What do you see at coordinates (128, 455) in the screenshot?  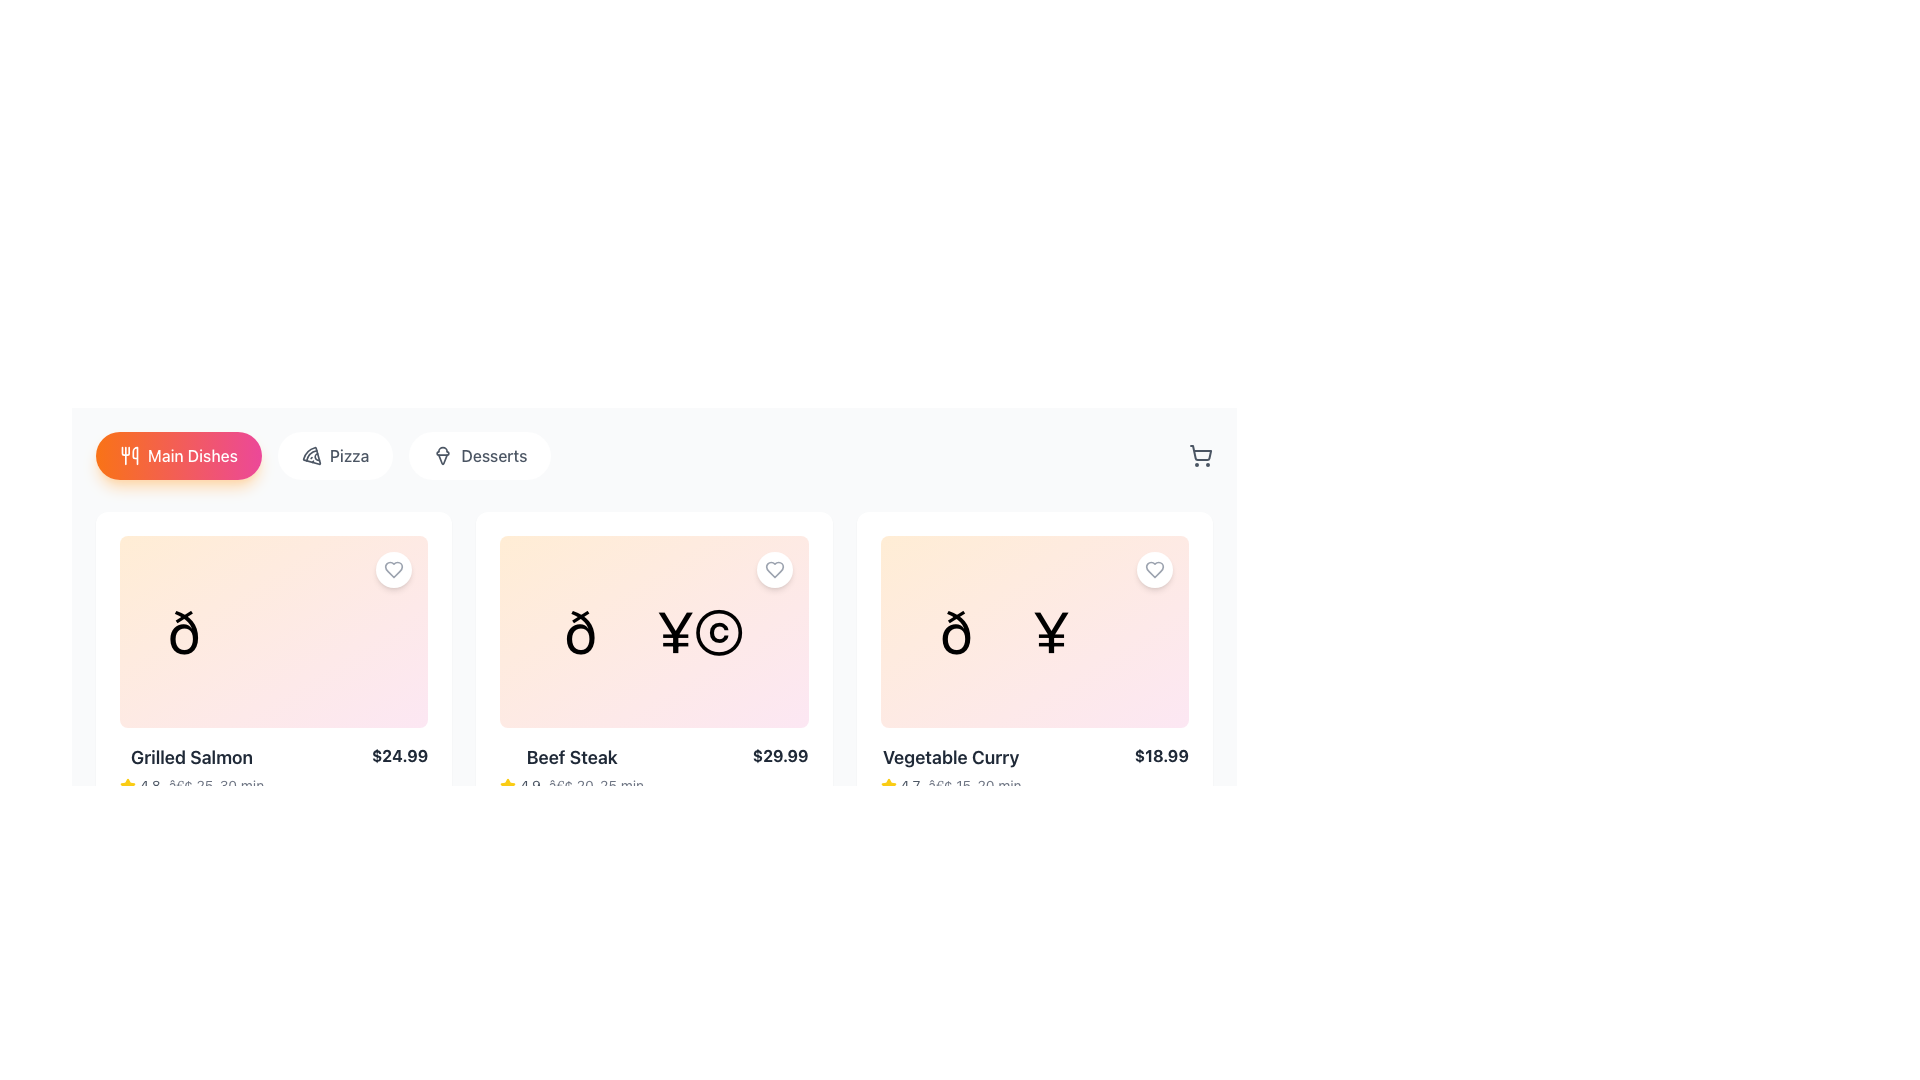 I see `the icon within the 'Main Dishes' button, which is located on the left side of the button and depicts utensils` at bounding box center [128, 455].